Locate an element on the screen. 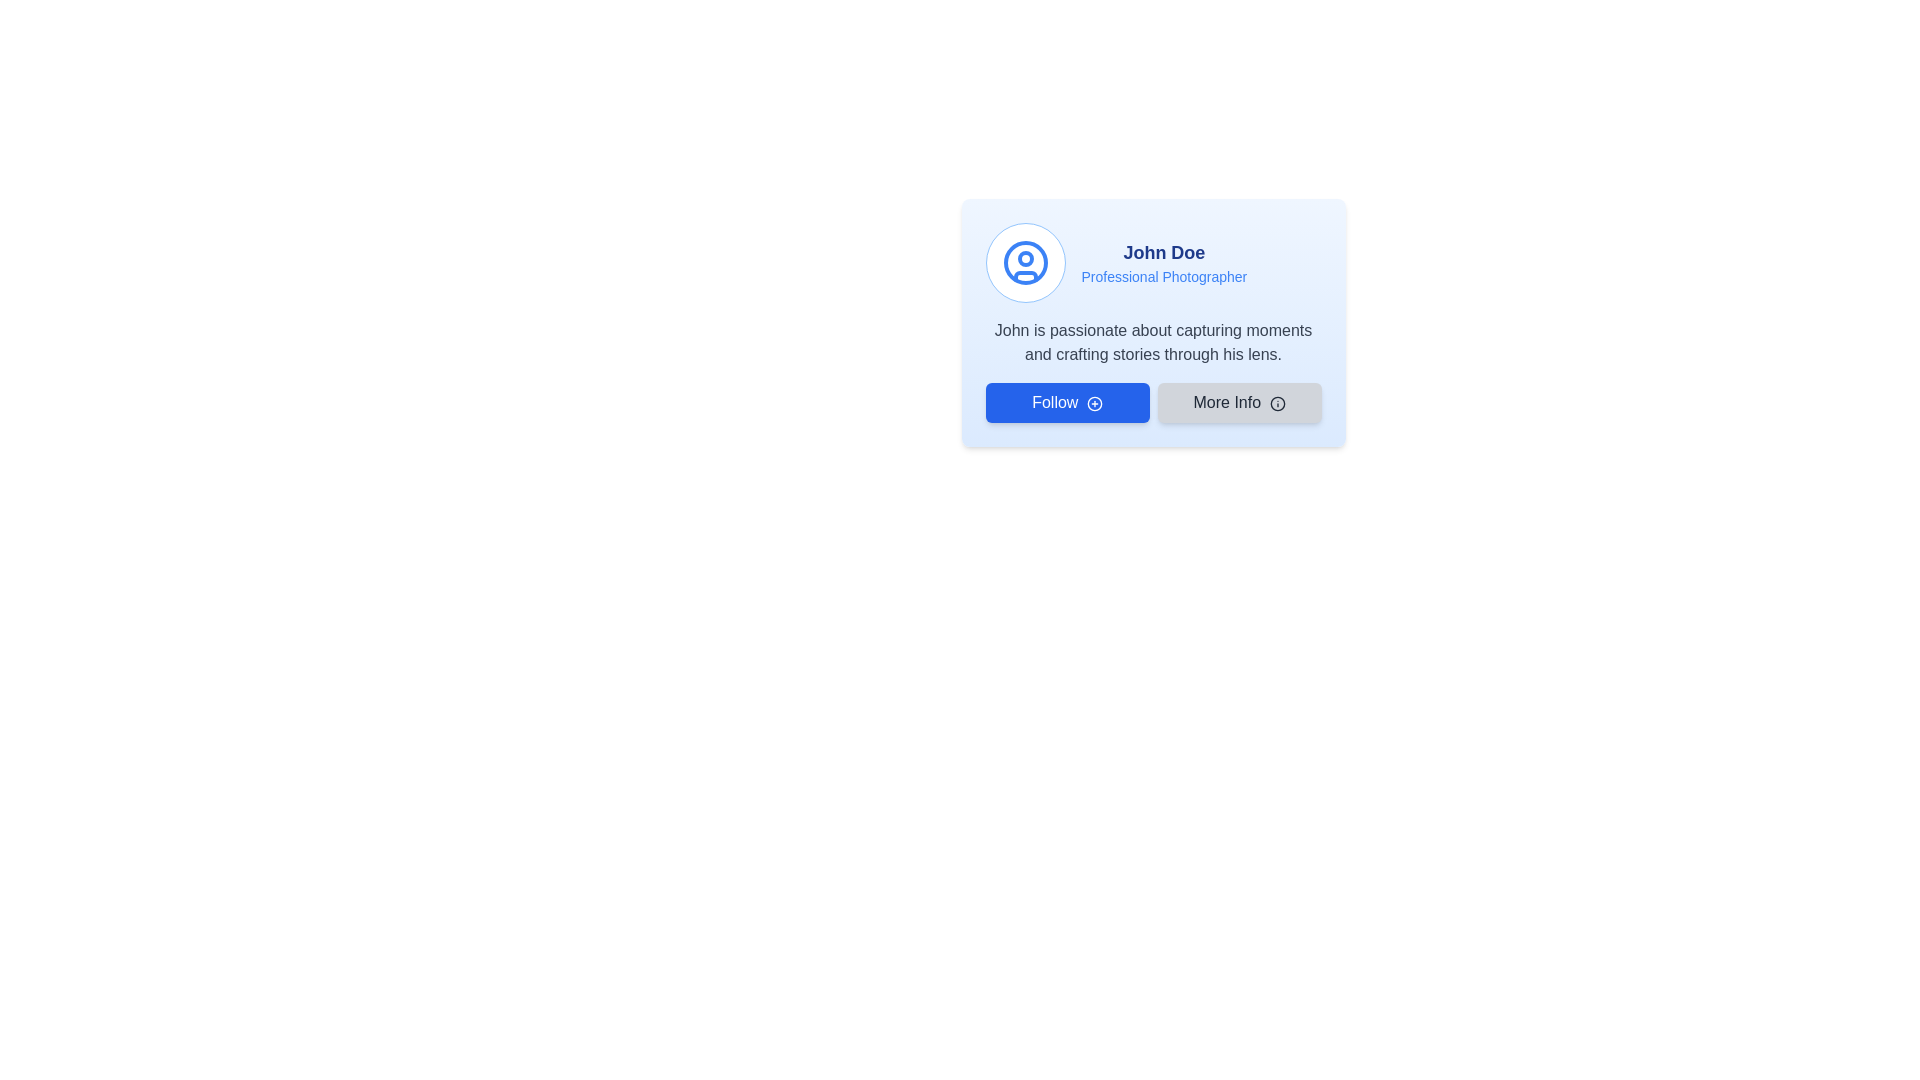  the circular user profile icon with a blue outline located at the top-left corner of the user information card is located at coordinates (1025, 261).